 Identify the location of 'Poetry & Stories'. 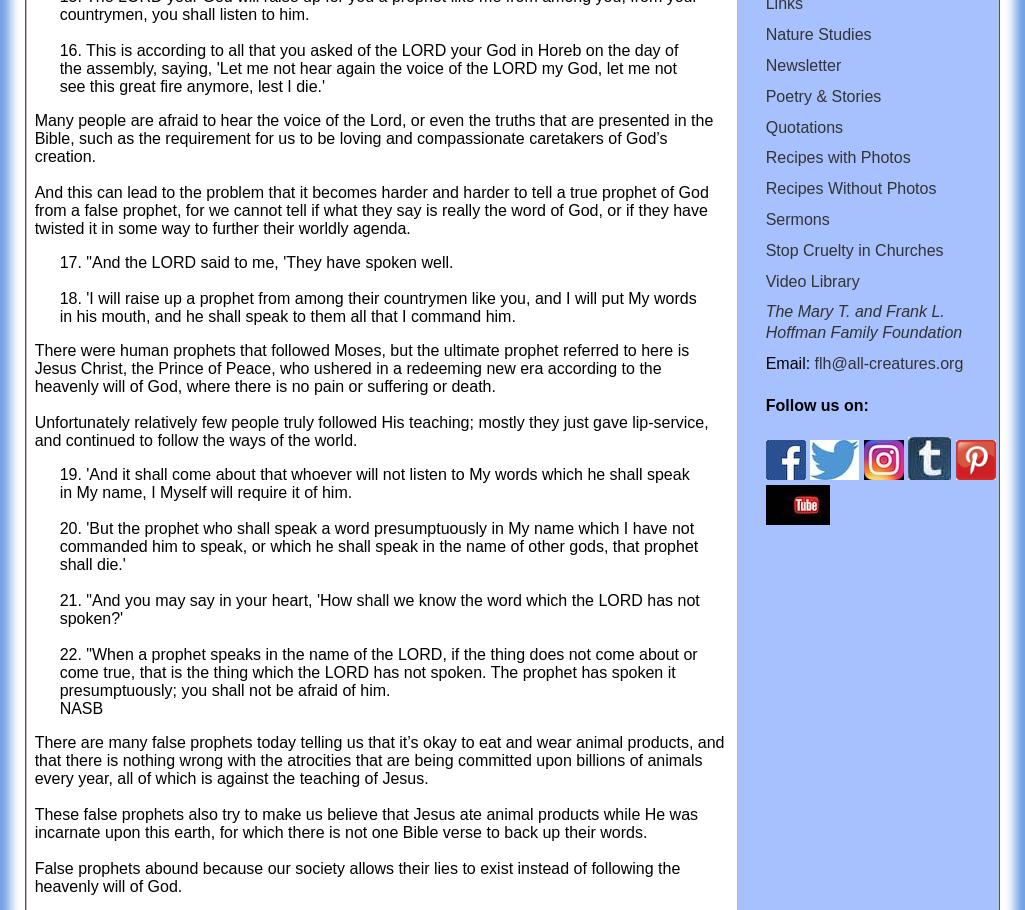
(821, 94).